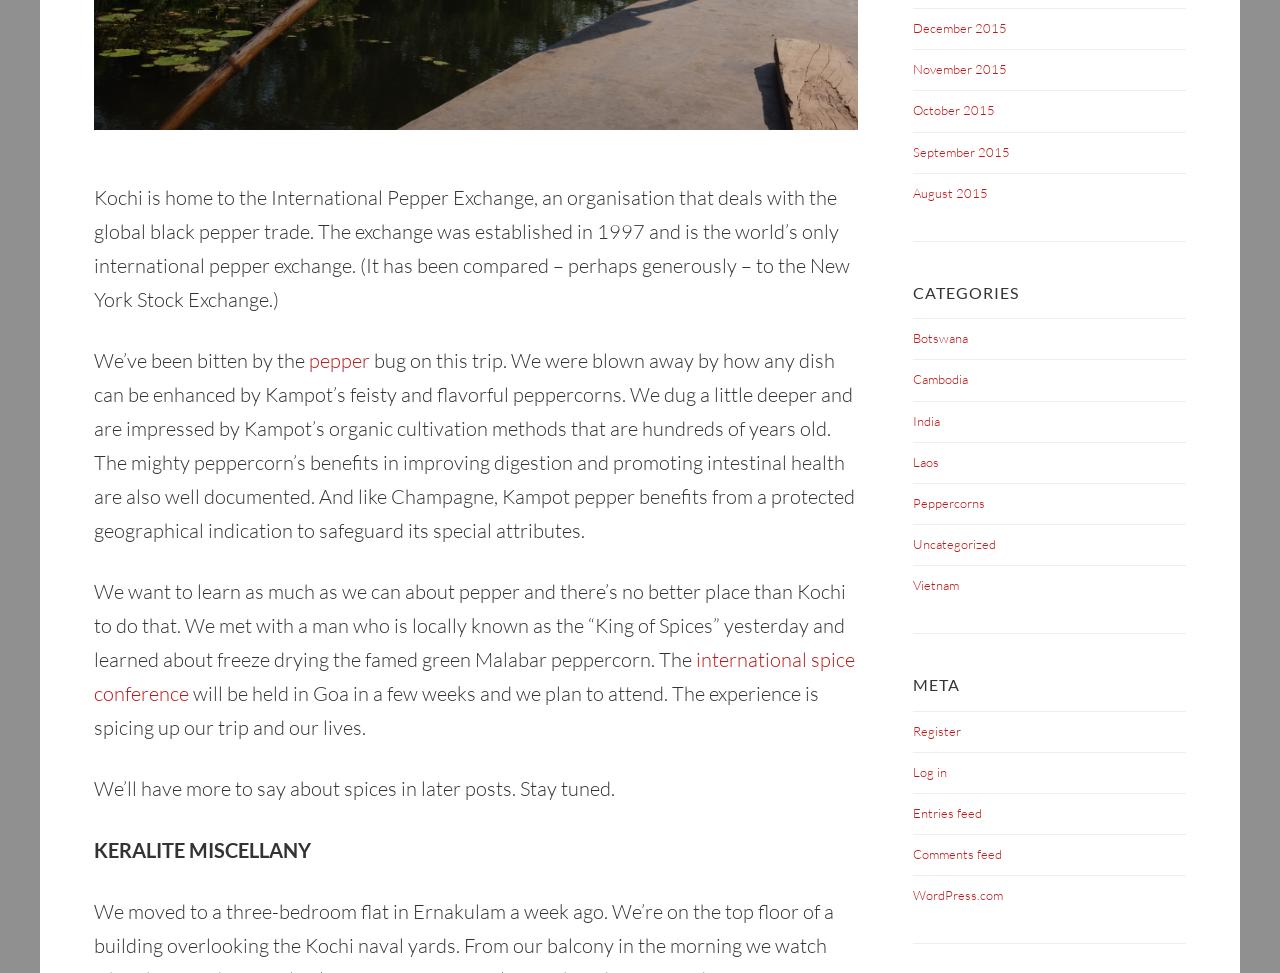 This screenshot has width=1280, height=973. What do you see at coordinates (912, 191) in the screenshot?
I see `'August 2015'` at bounding box center [912, 191].